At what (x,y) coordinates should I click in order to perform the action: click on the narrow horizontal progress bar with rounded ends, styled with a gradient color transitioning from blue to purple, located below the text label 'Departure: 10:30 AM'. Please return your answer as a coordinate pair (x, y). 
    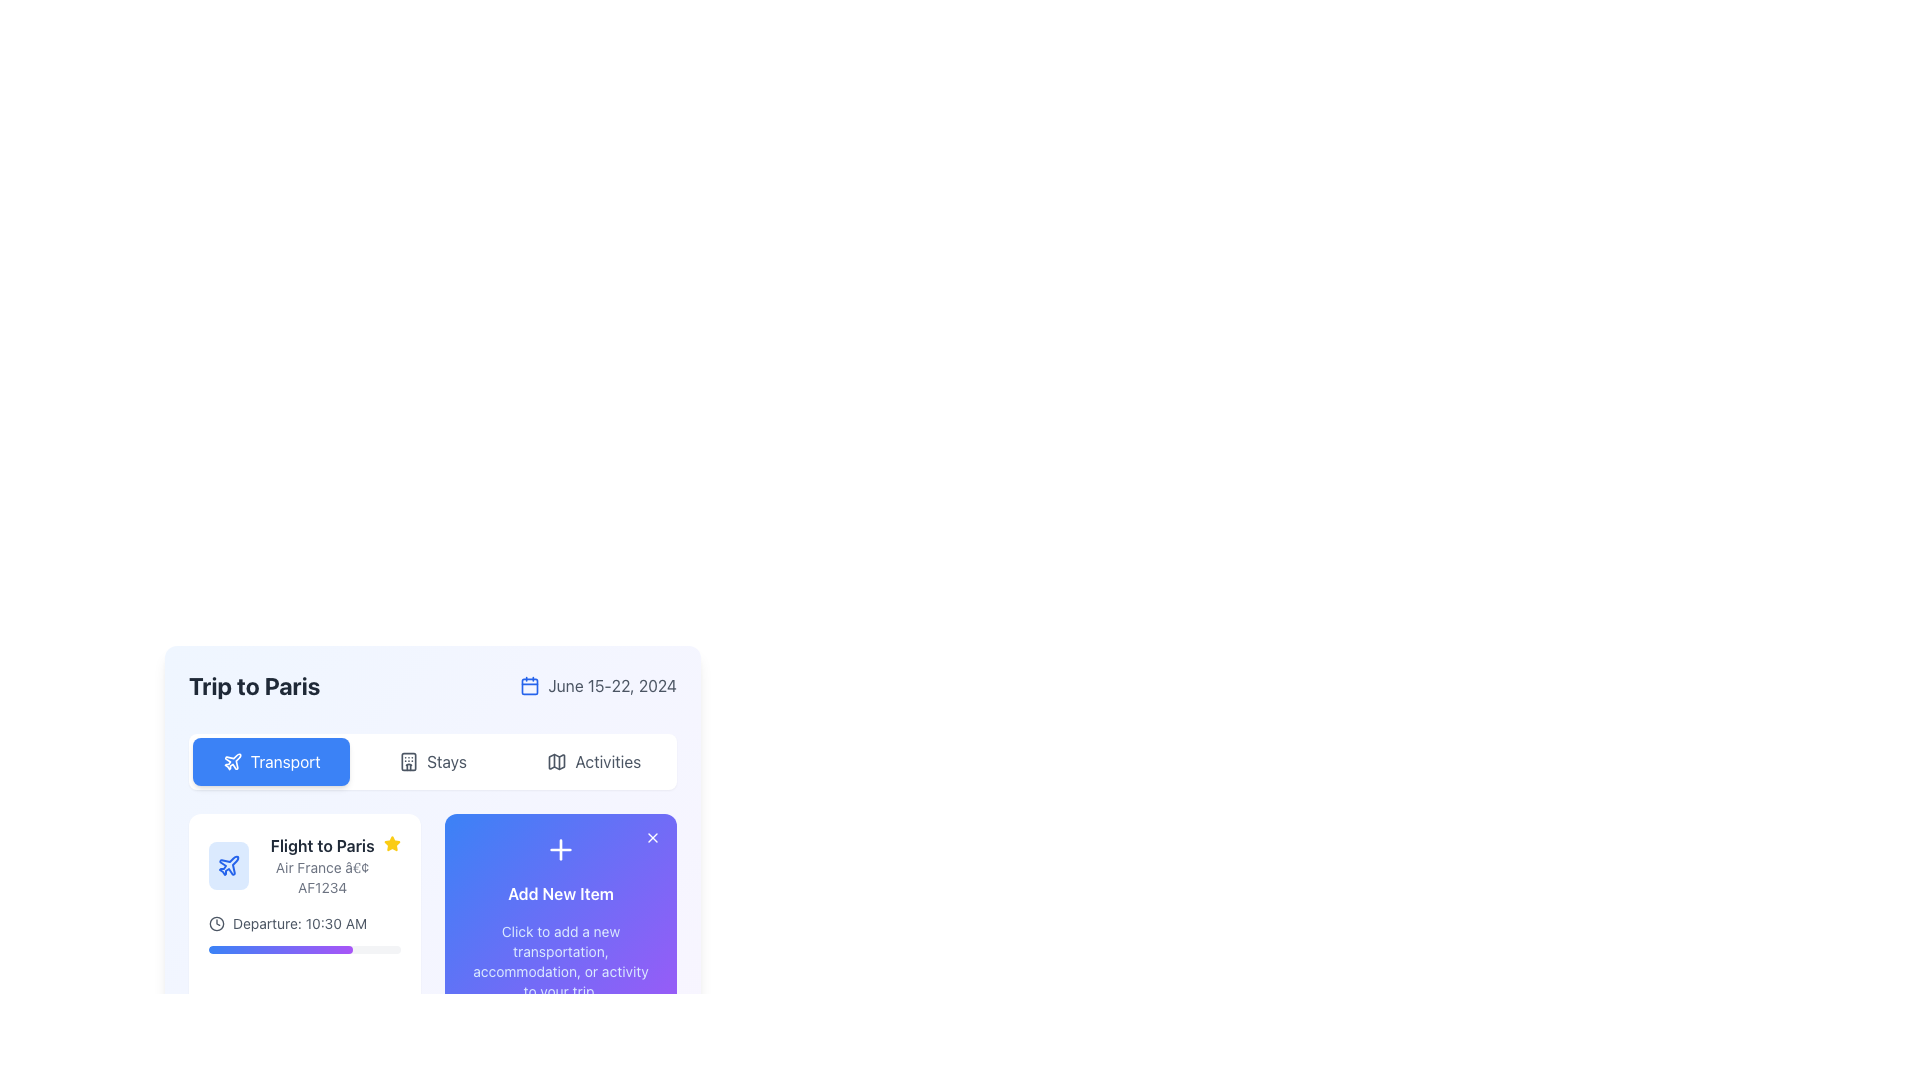
    Looking at the image, I should click on (304, 948).